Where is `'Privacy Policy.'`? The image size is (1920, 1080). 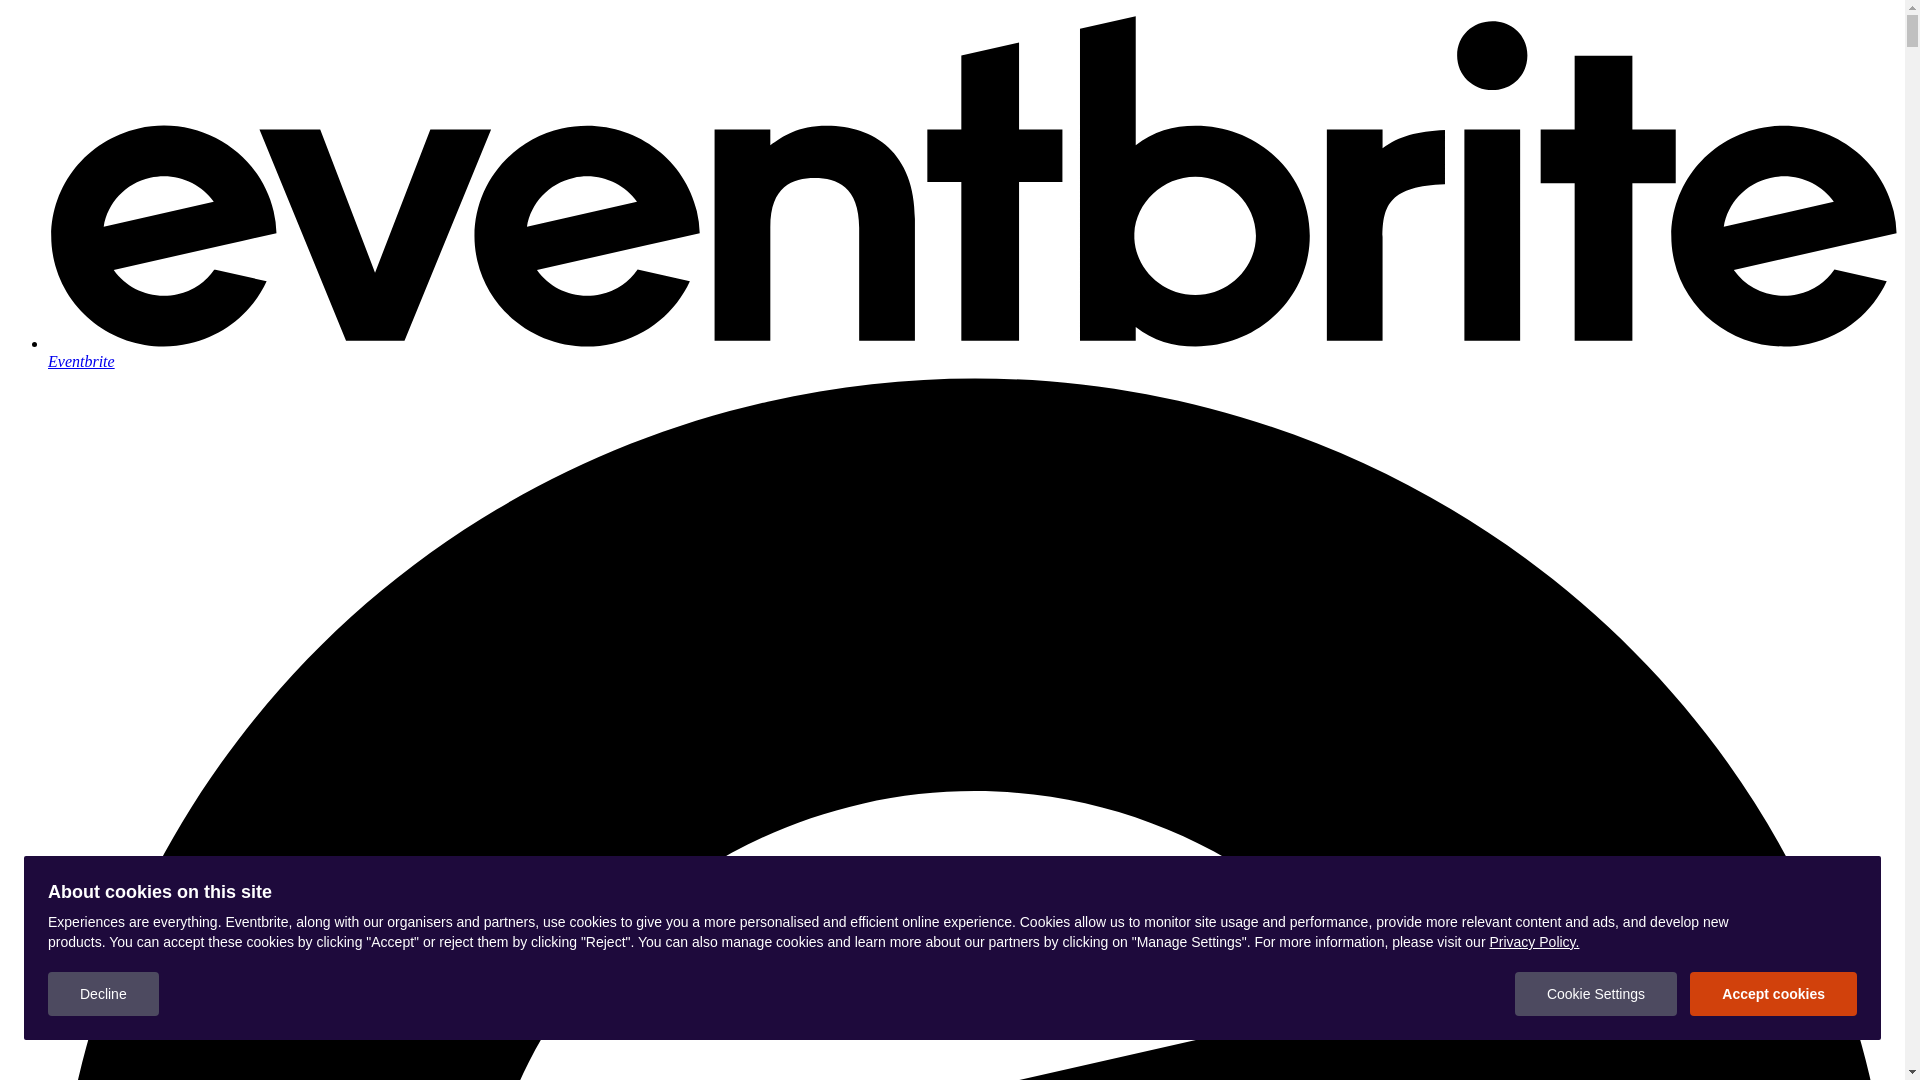
'Privacy Policy.' is located at coordinates (1488, 941).